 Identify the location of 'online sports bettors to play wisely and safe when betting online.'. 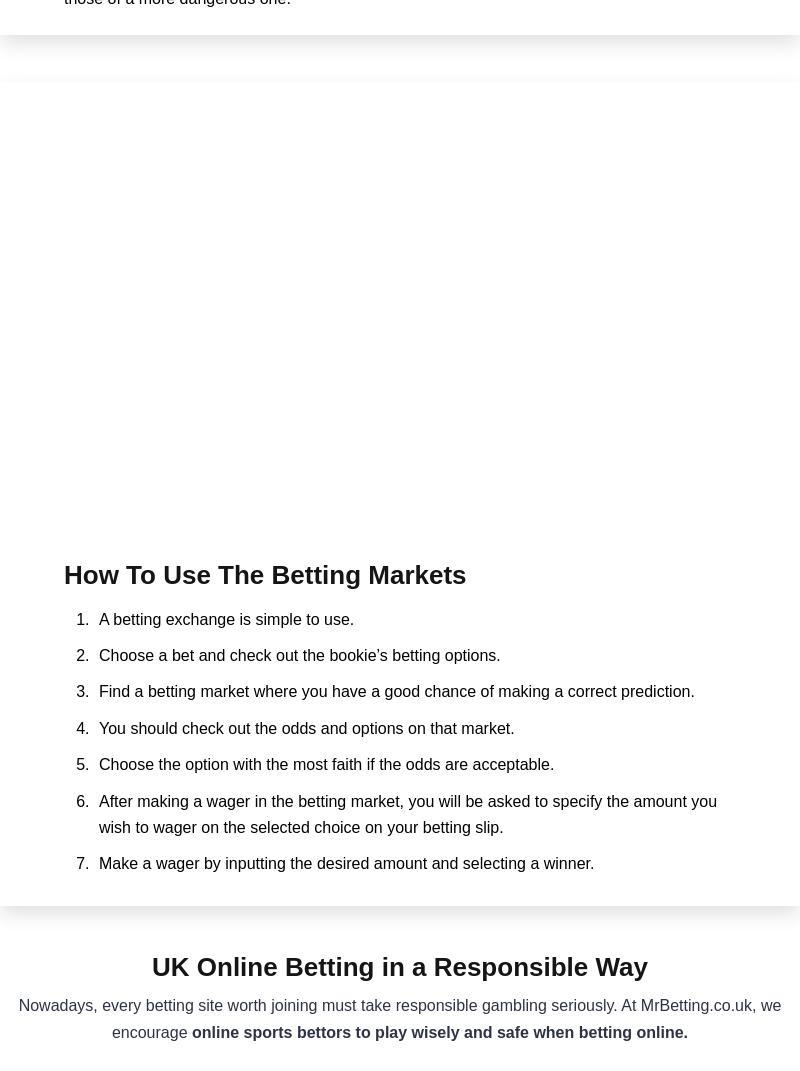
(438, 1031).